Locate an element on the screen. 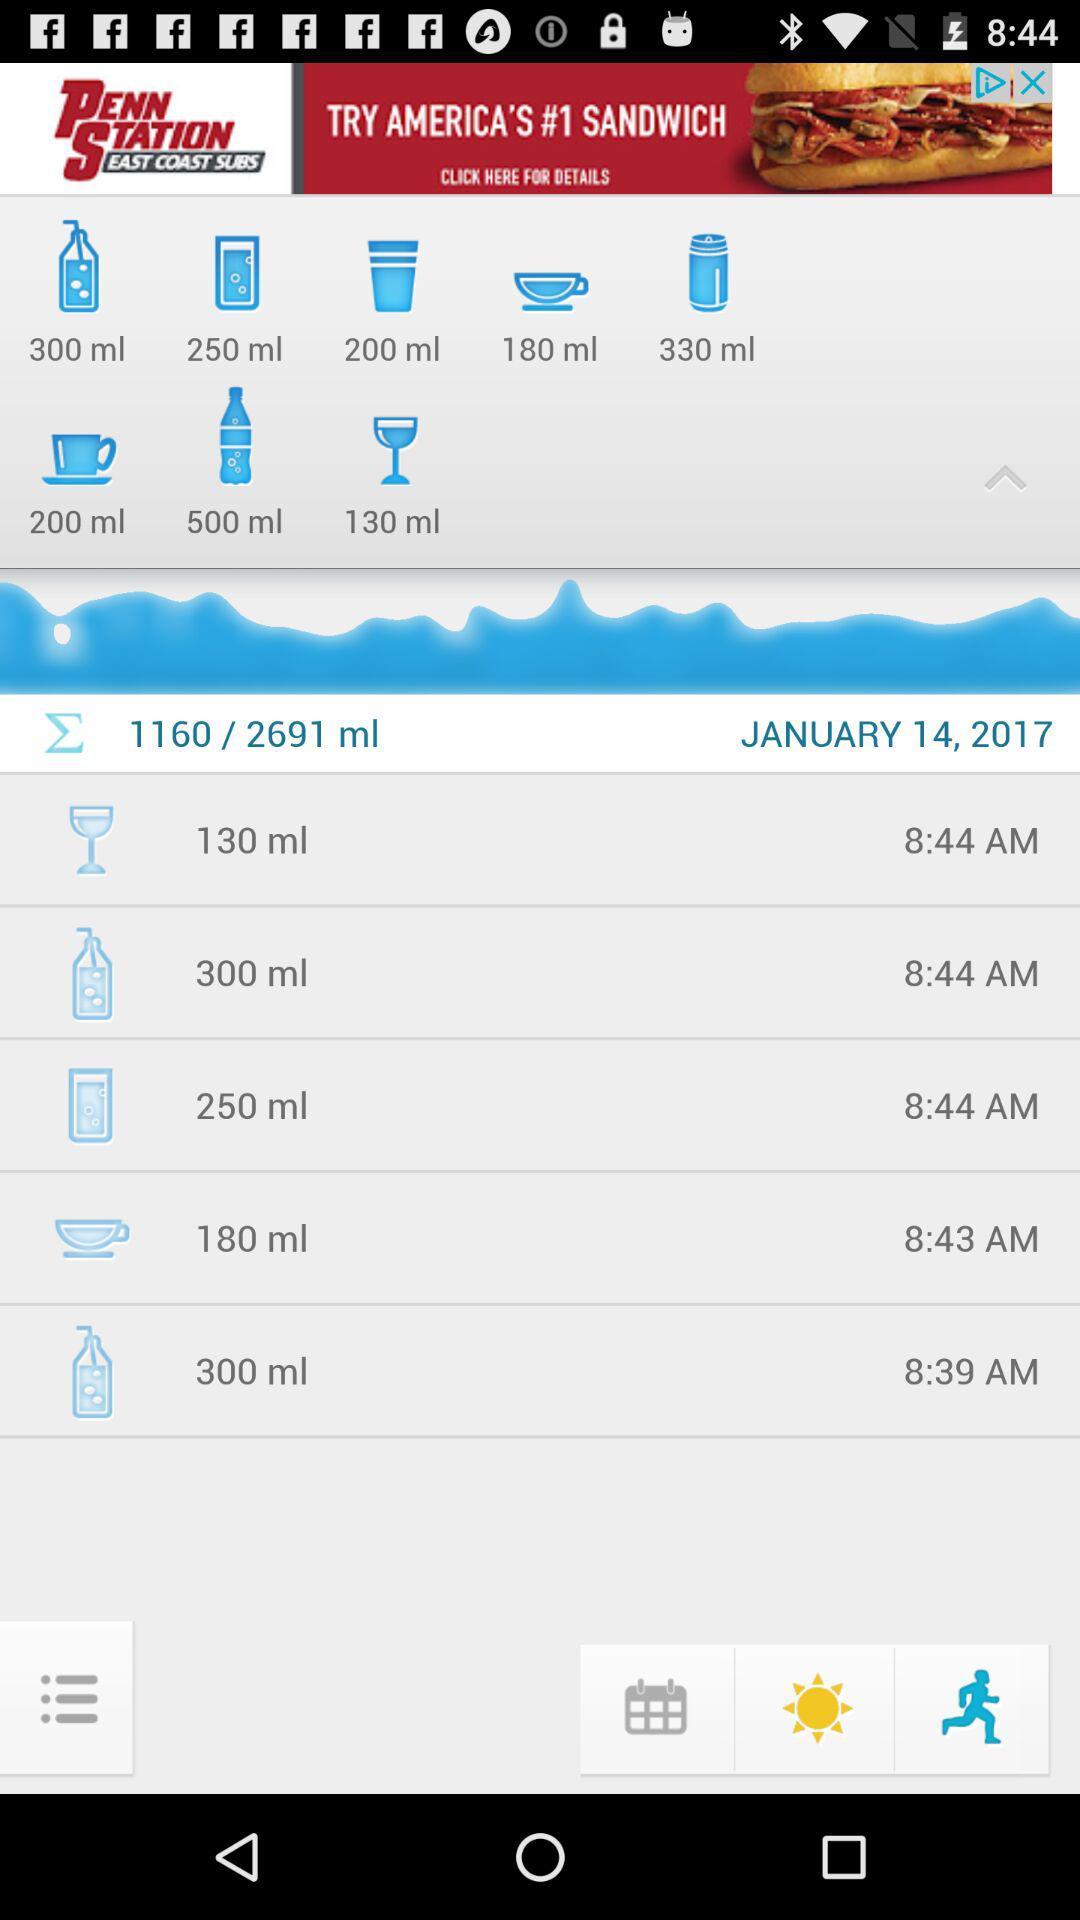 This screenshot has width=1080, height=1920. the weather icon is located at coordinates (814, 1826).